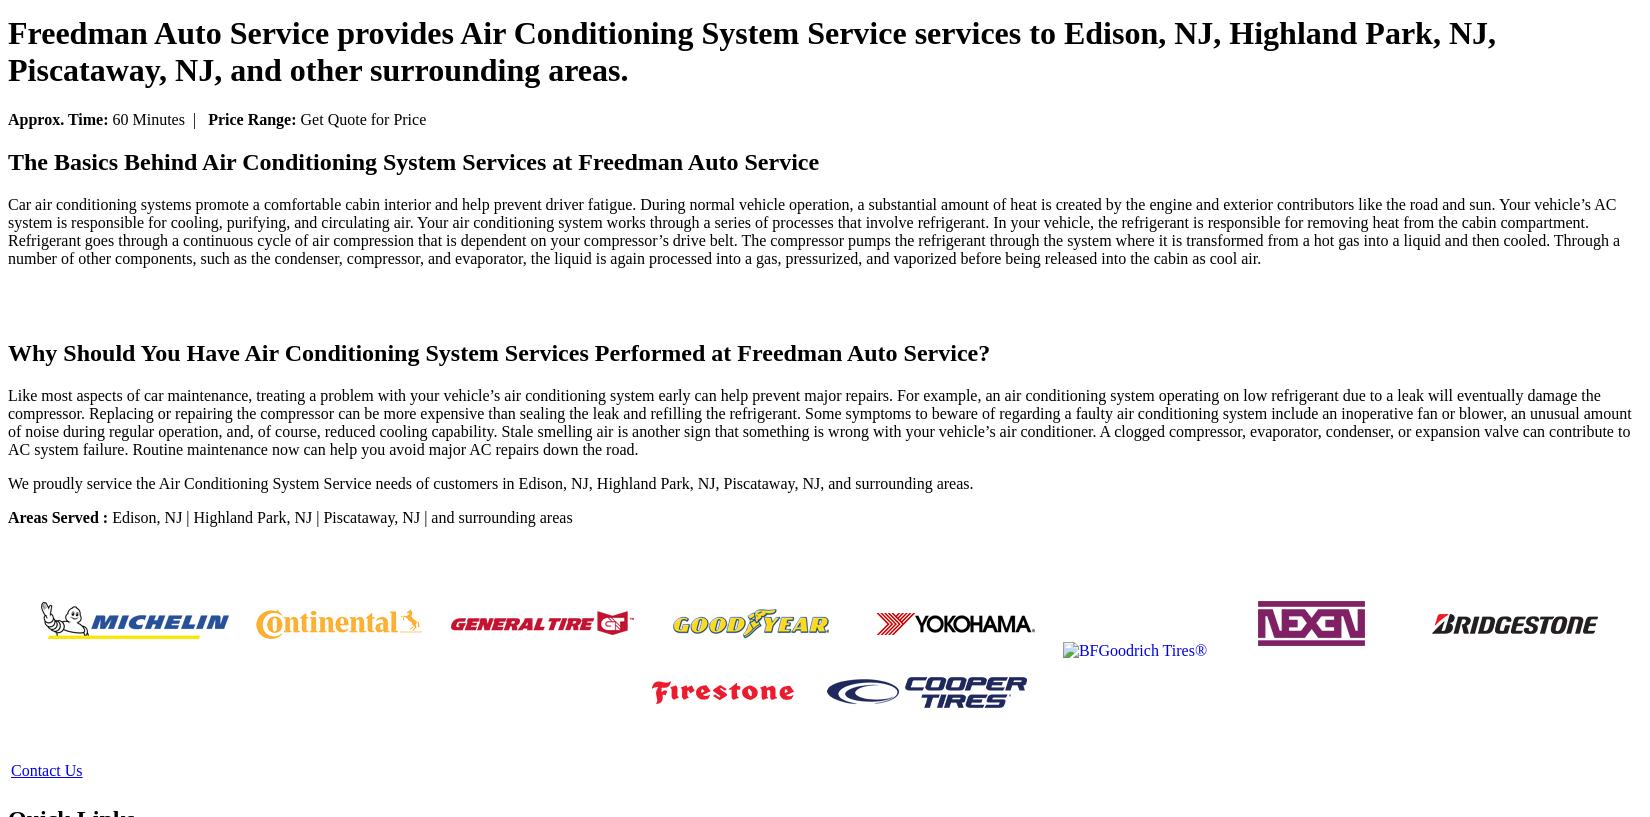 This screenshot has width=1650, height=817. I want to click on 'Get Quote for Price', so click(361, 118).